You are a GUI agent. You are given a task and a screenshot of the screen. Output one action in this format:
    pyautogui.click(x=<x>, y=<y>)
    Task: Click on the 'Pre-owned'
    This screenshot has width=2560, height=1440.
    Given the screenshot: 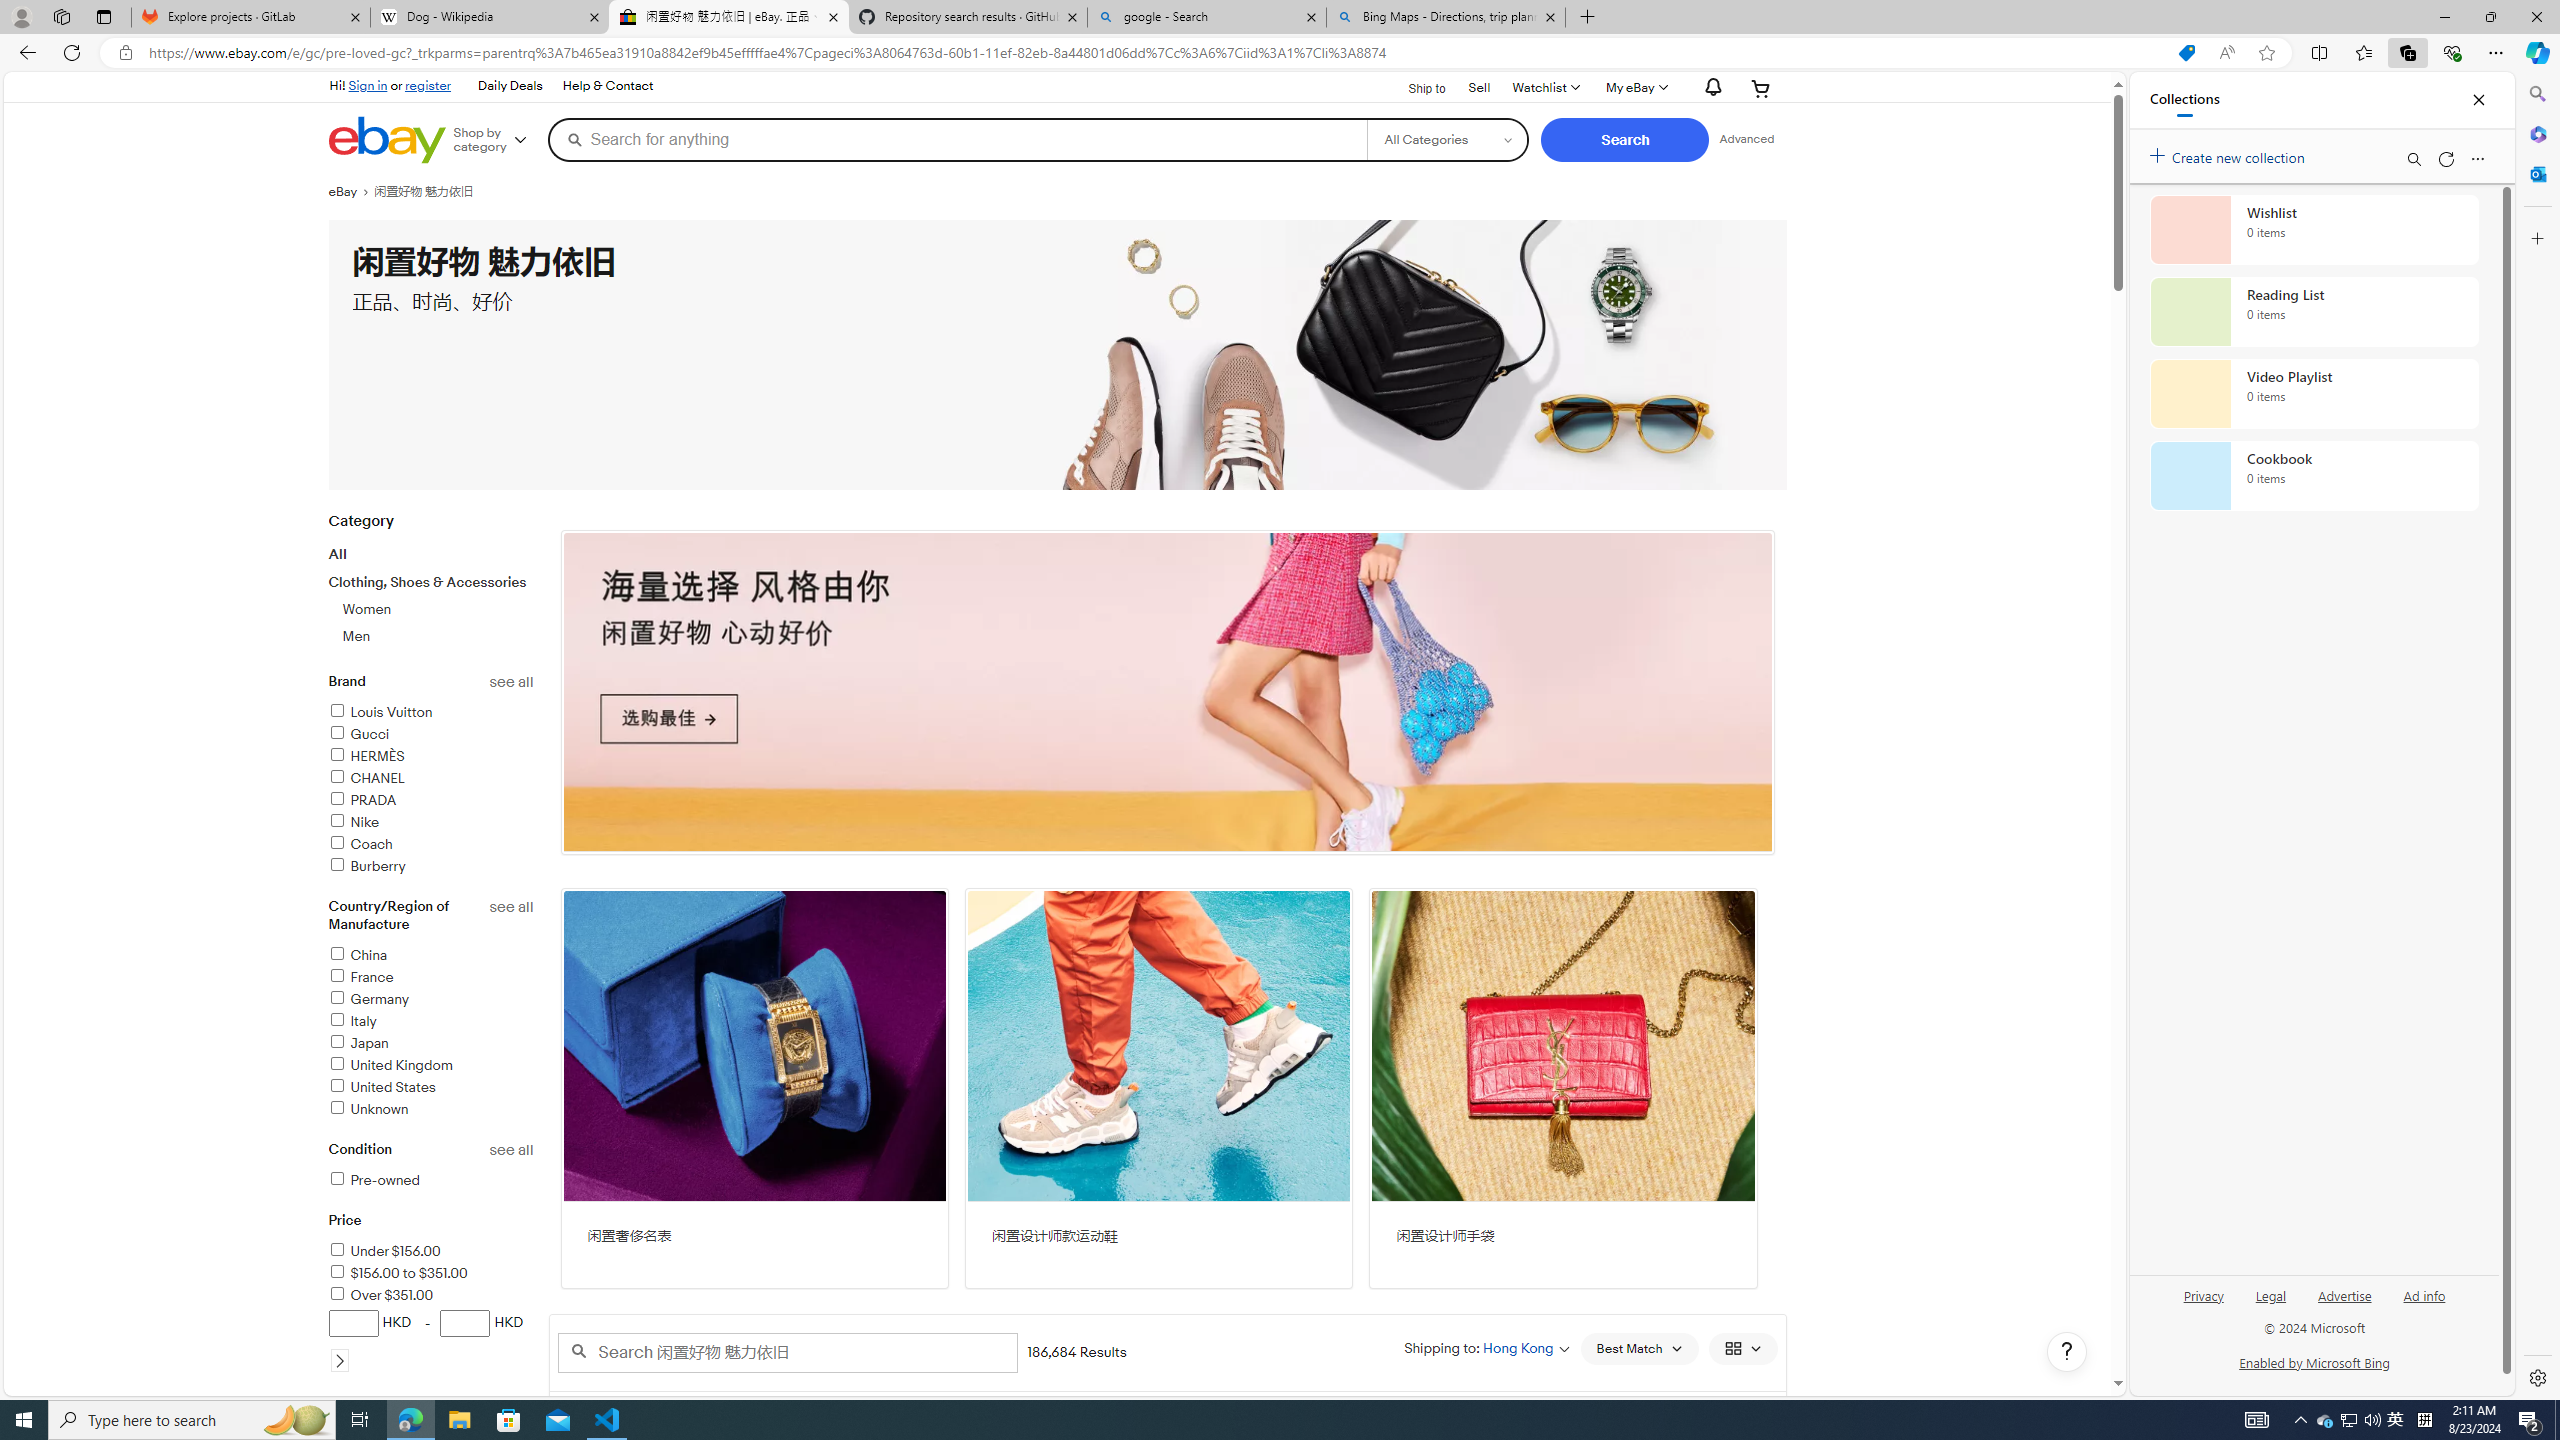 What is the action you would take?
    pyautogui.click(x=431, y=1180)
    